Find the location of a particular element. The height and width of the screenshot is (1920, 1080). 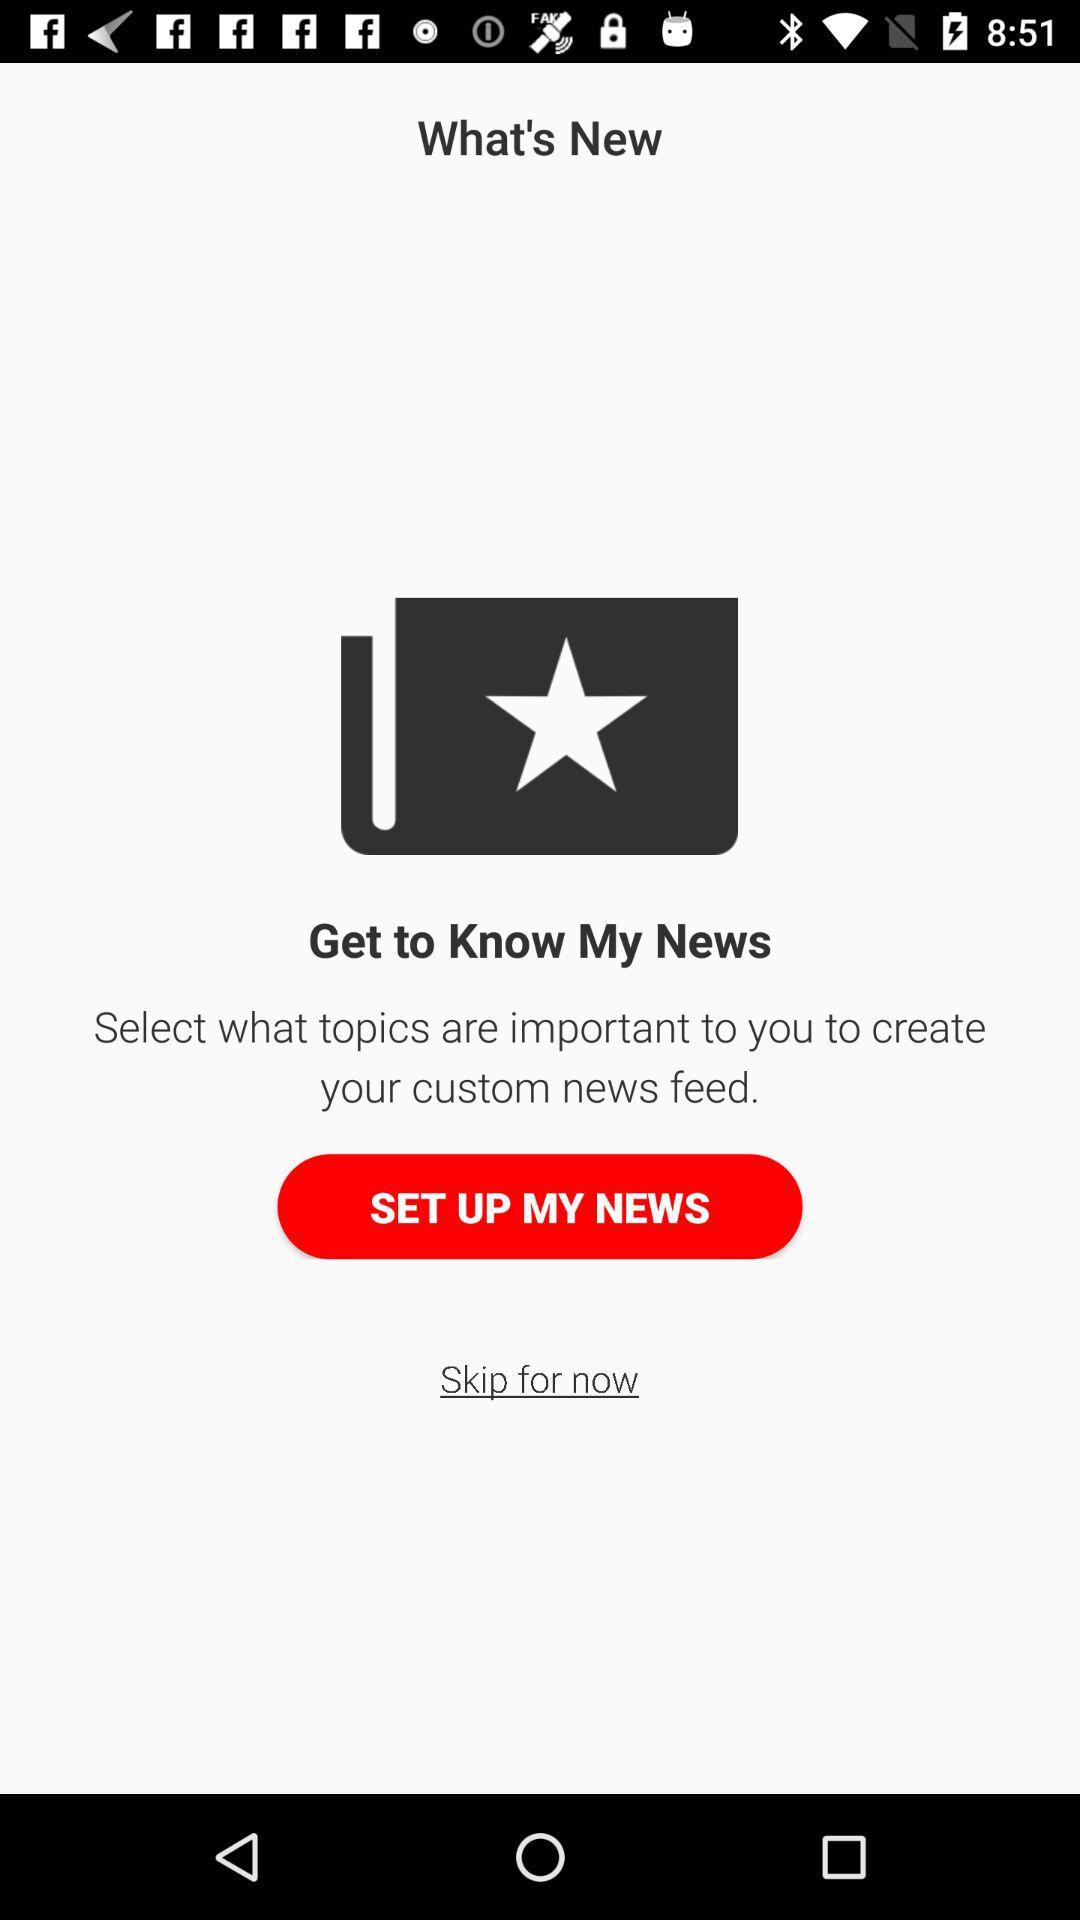

the set up my button is located at coordinates (540, 1205).